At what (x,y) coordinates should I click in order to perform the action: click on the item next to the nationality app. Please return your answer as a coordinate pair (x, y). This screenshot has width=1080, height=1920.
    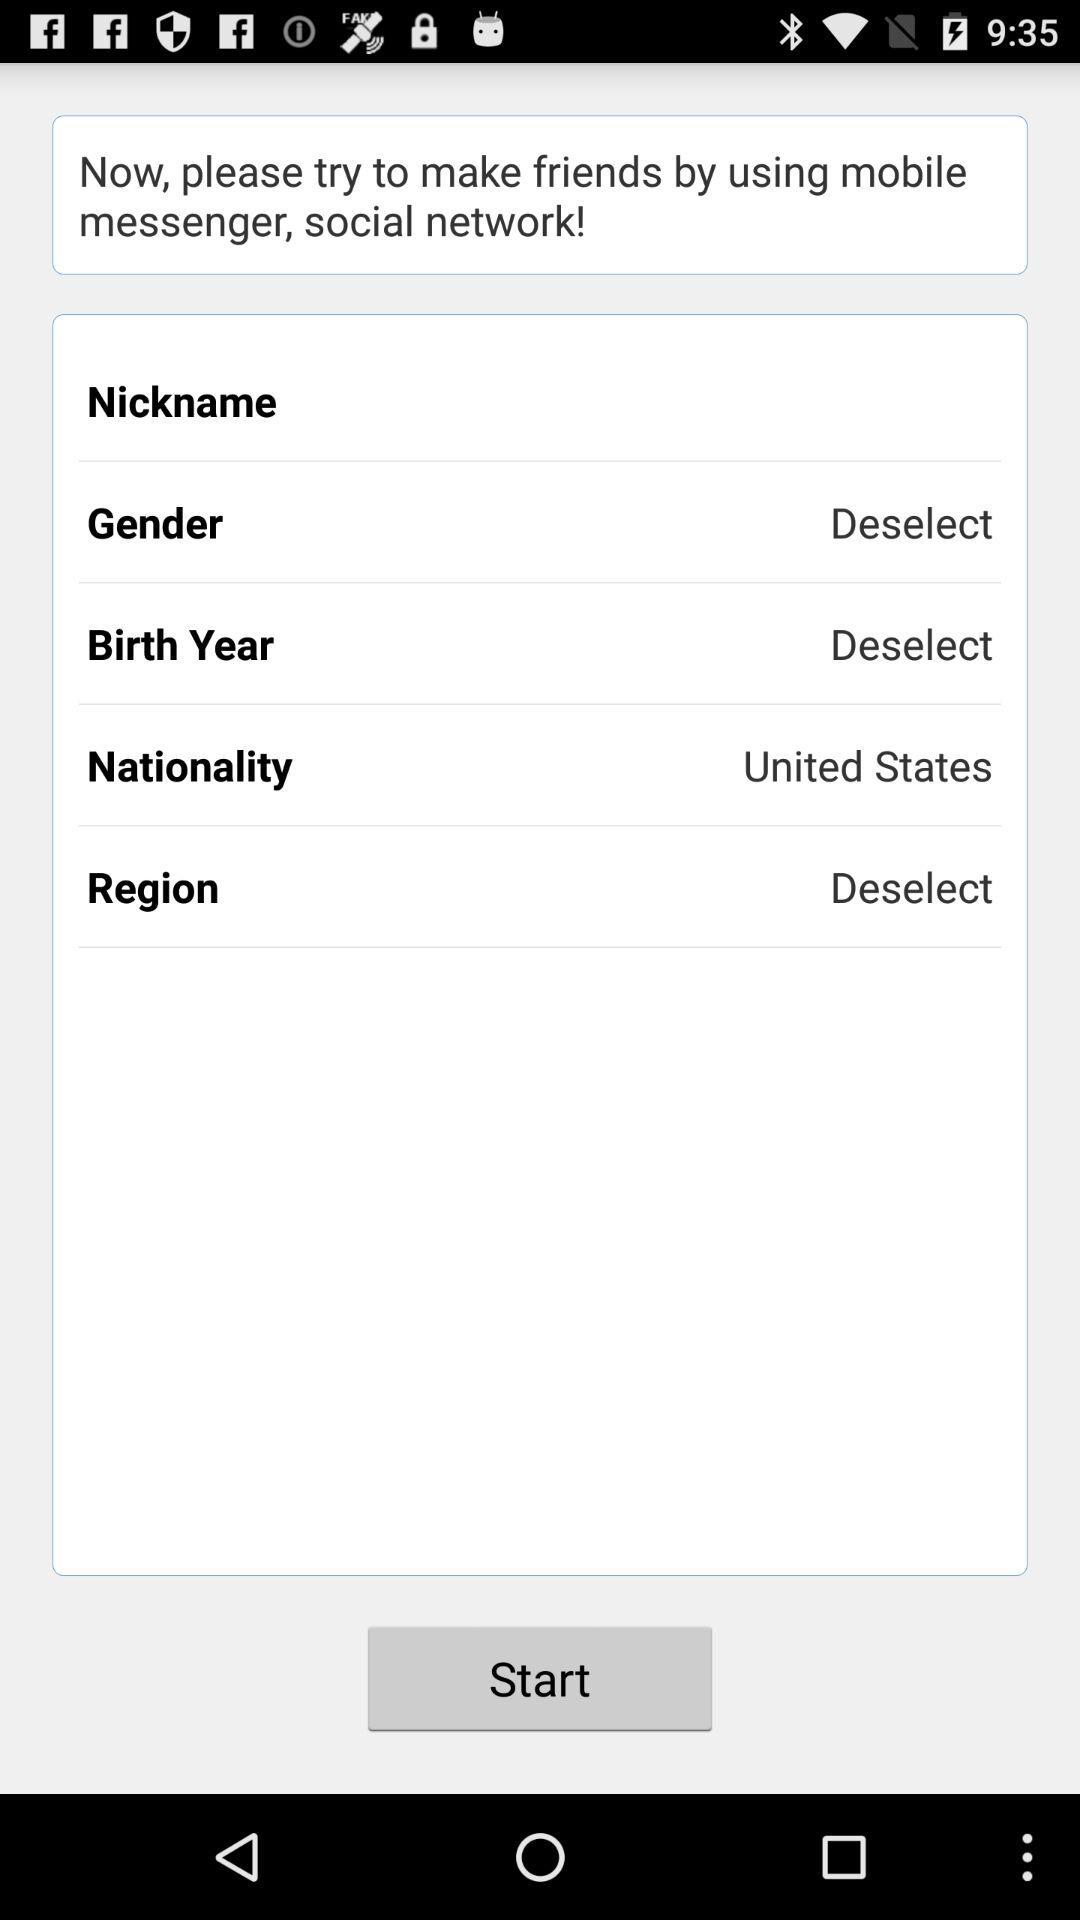
    Looking at the image, I should click on (867, 763).